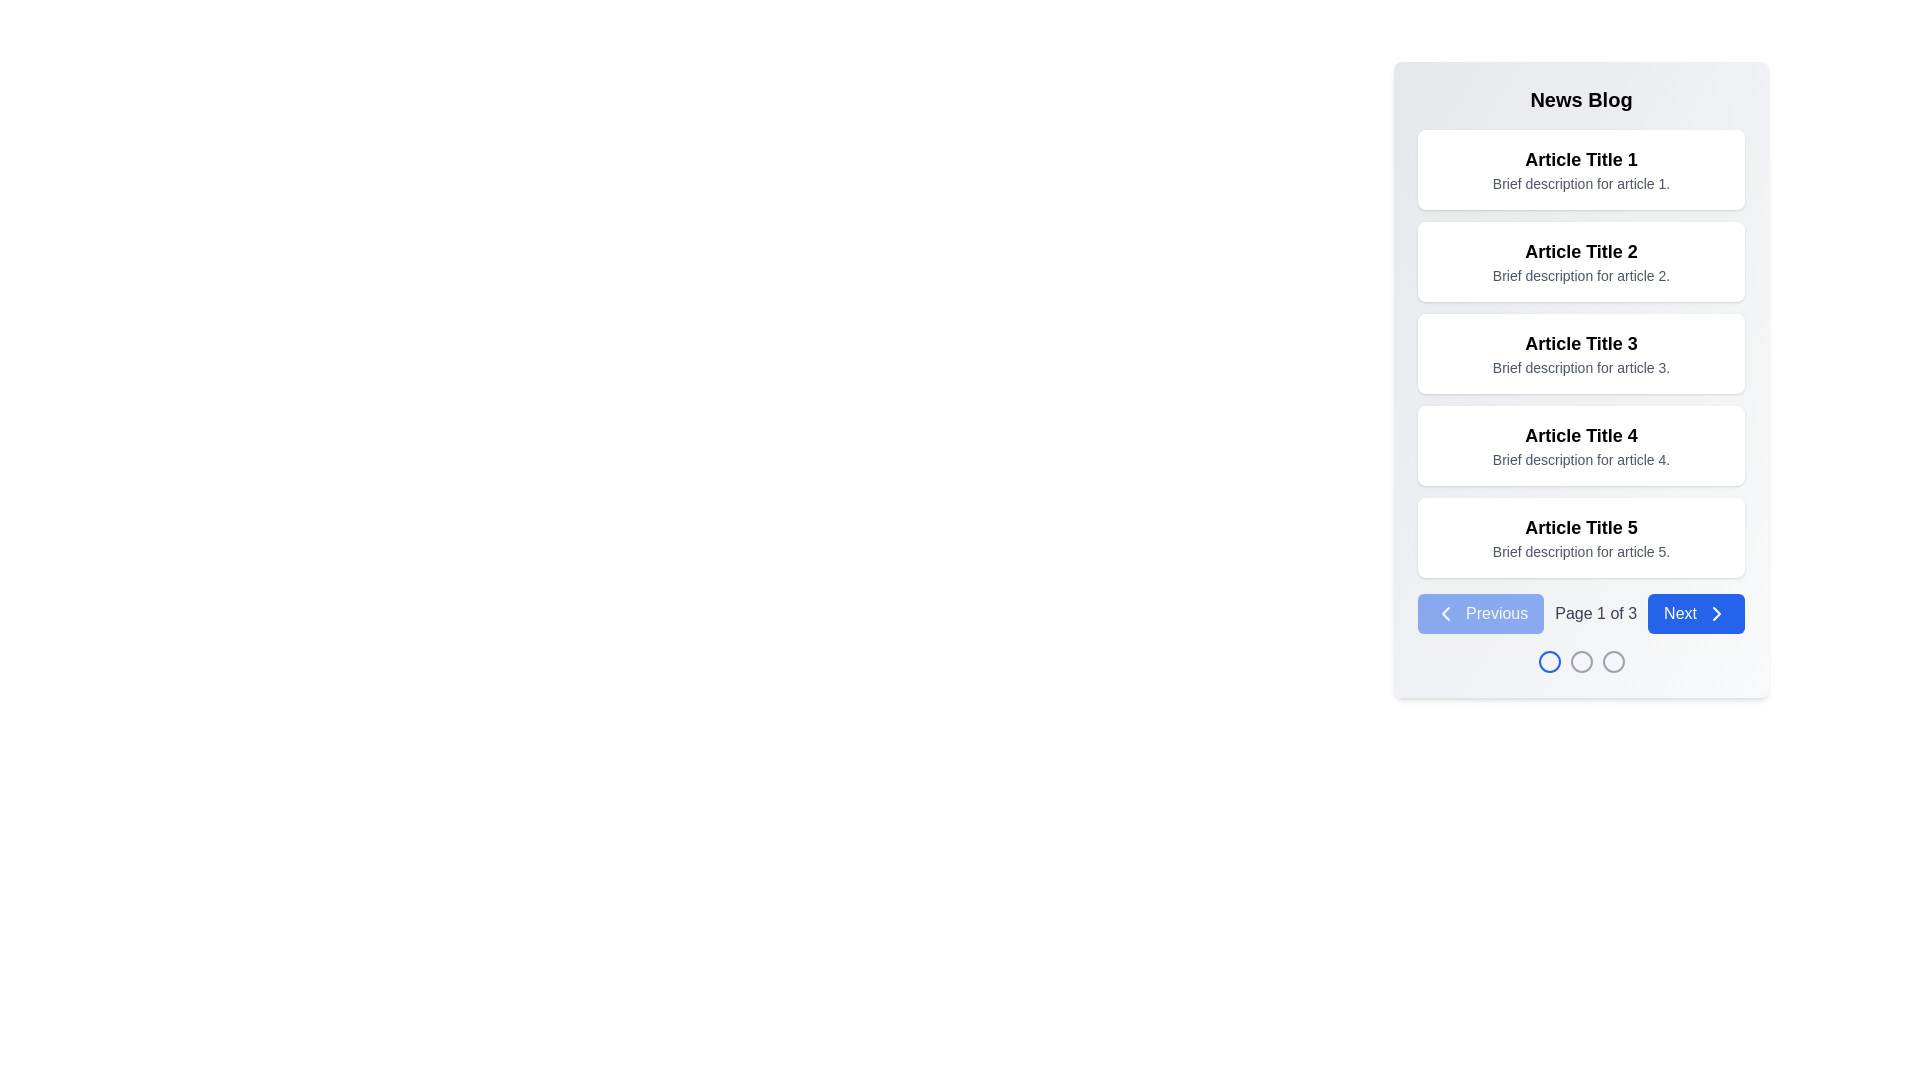 The image size is (1920, 1080). What do you see at coordinates (1613, 662) in the screenshot?
I see `the third pagination indicator, which is a circular shape with a visible outline` at bounding box center [1613, 662].